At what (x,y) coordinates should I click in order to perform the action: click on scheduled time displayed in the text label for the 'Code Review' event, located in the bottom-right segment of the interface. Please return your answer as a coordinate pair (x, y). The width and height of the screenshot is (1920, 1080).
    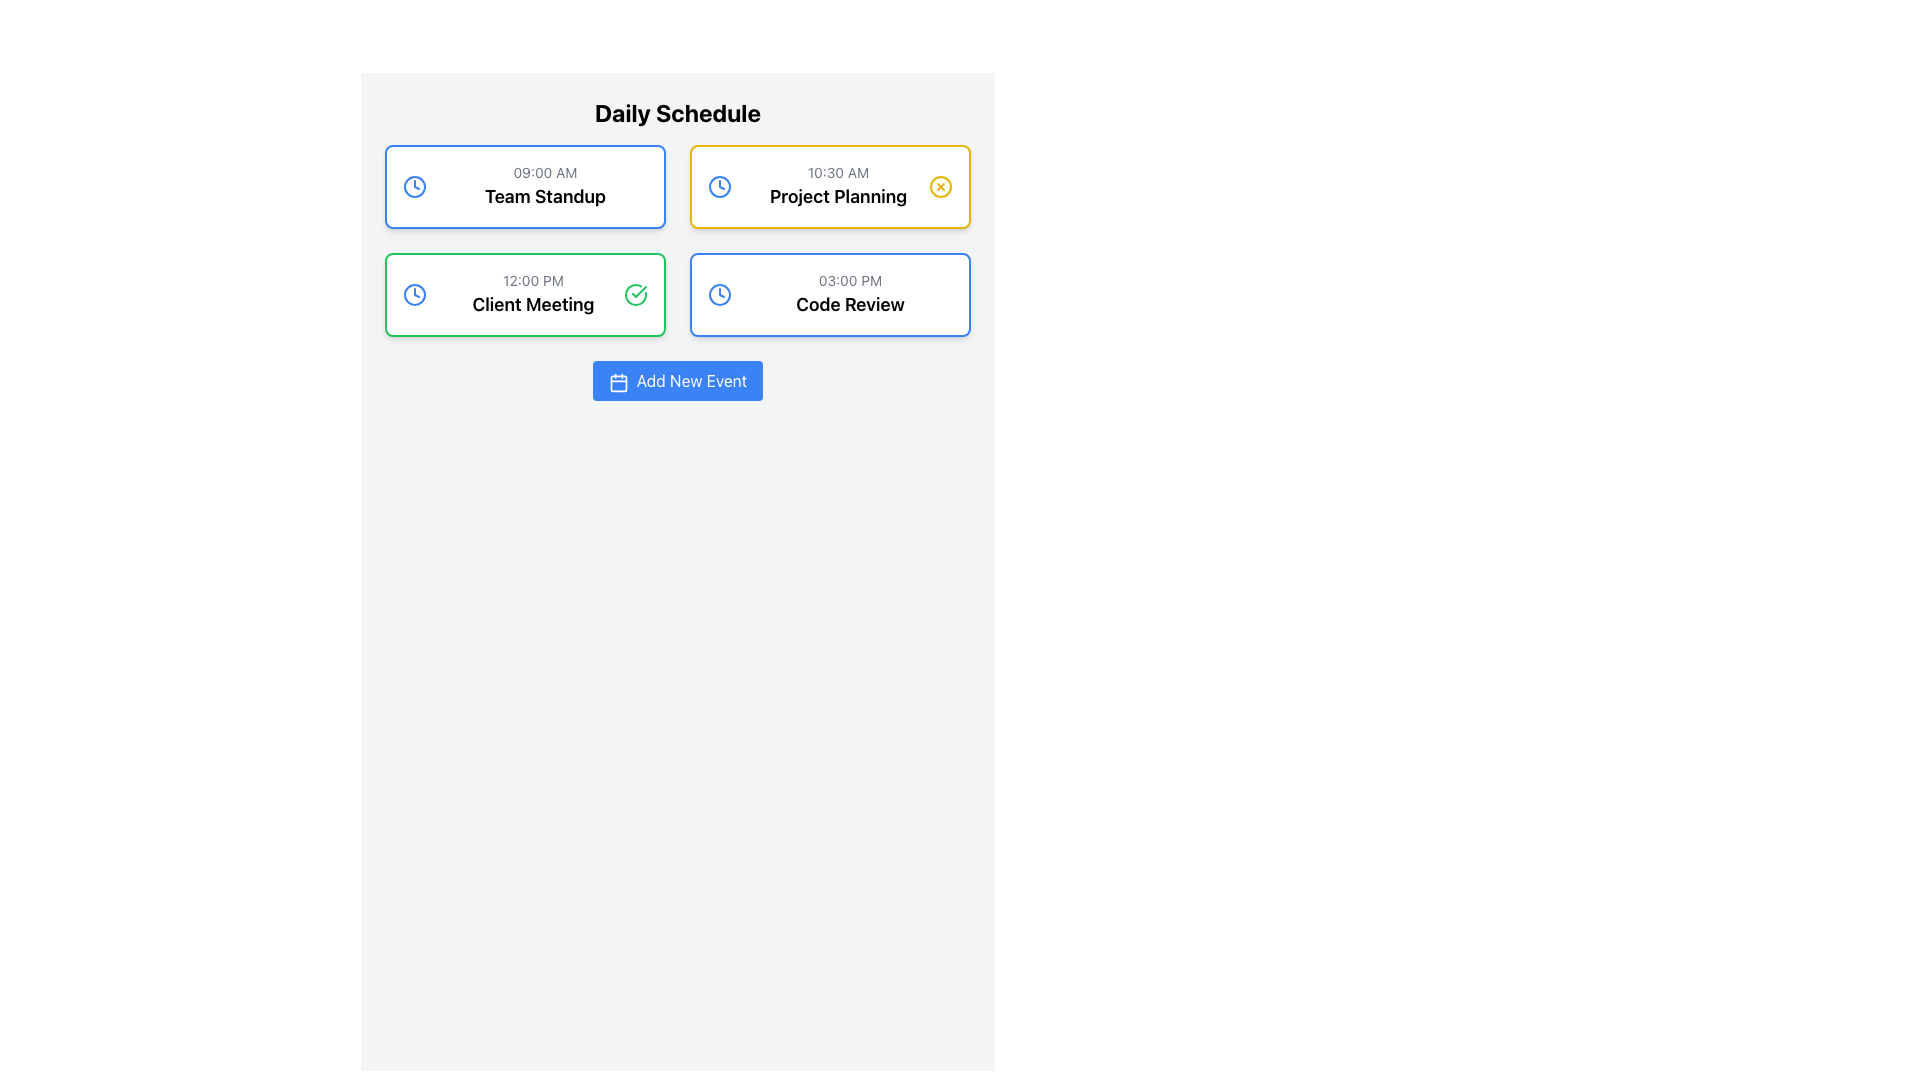
    Looking at the image, I should click on (850, 281).